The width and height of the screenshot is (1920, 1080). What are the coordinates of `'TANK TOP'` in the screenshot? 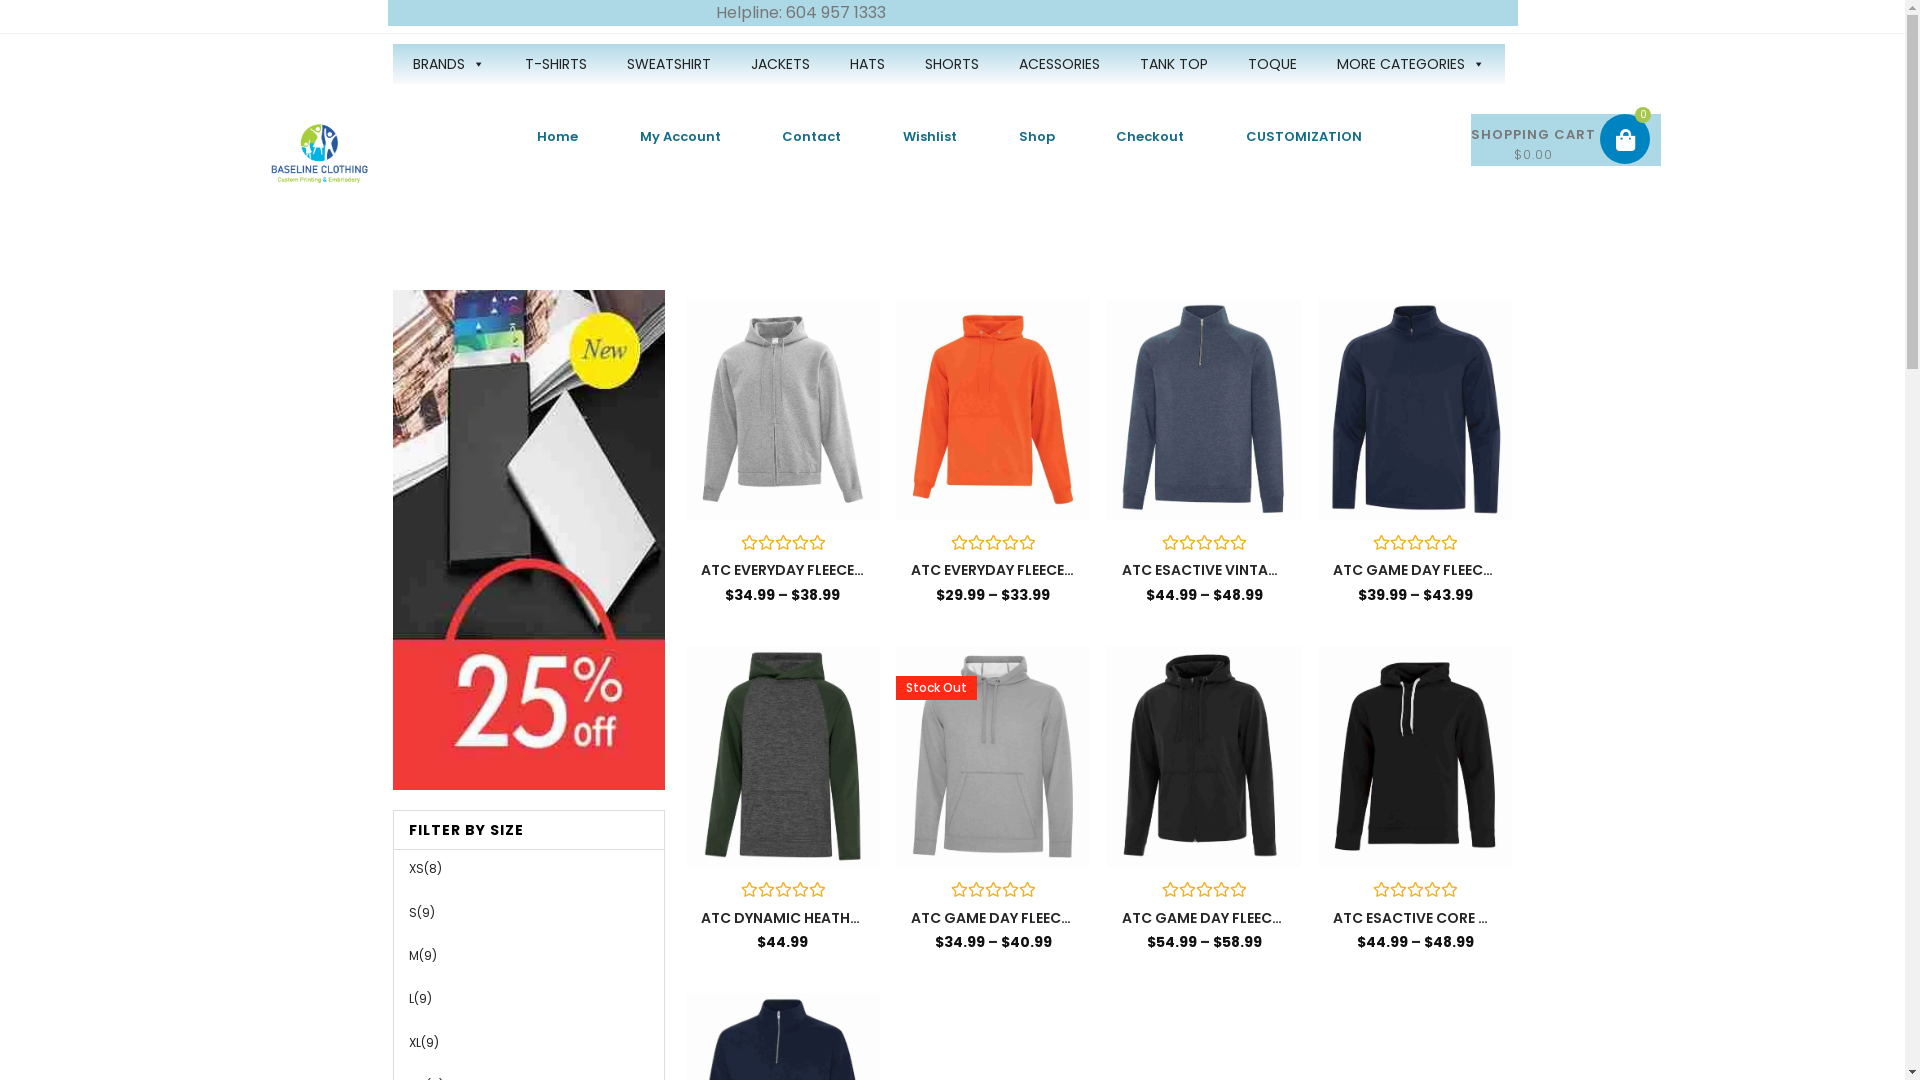 It's located at (1174, 63).